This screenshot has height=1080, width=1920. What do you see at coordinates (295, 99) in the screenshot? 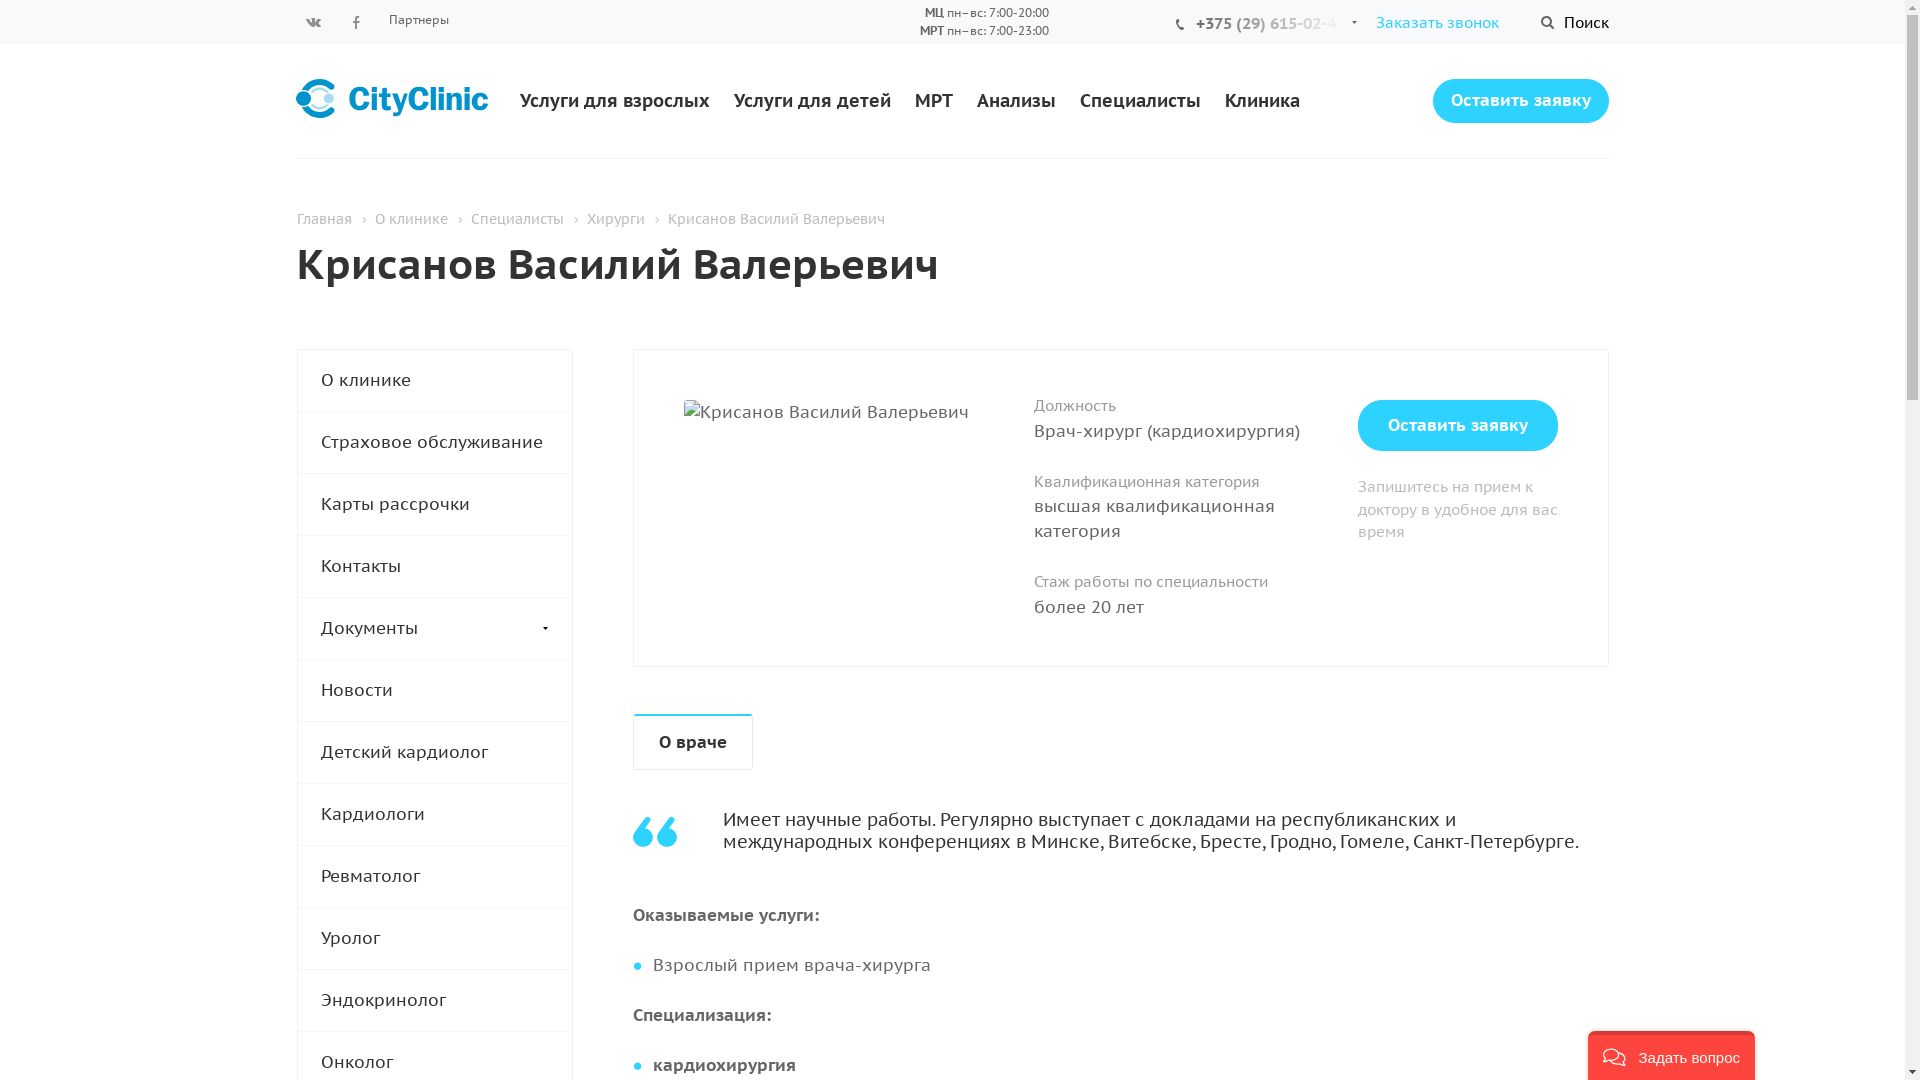
I see `'CityClinic'` at bounding box center [295, 99].